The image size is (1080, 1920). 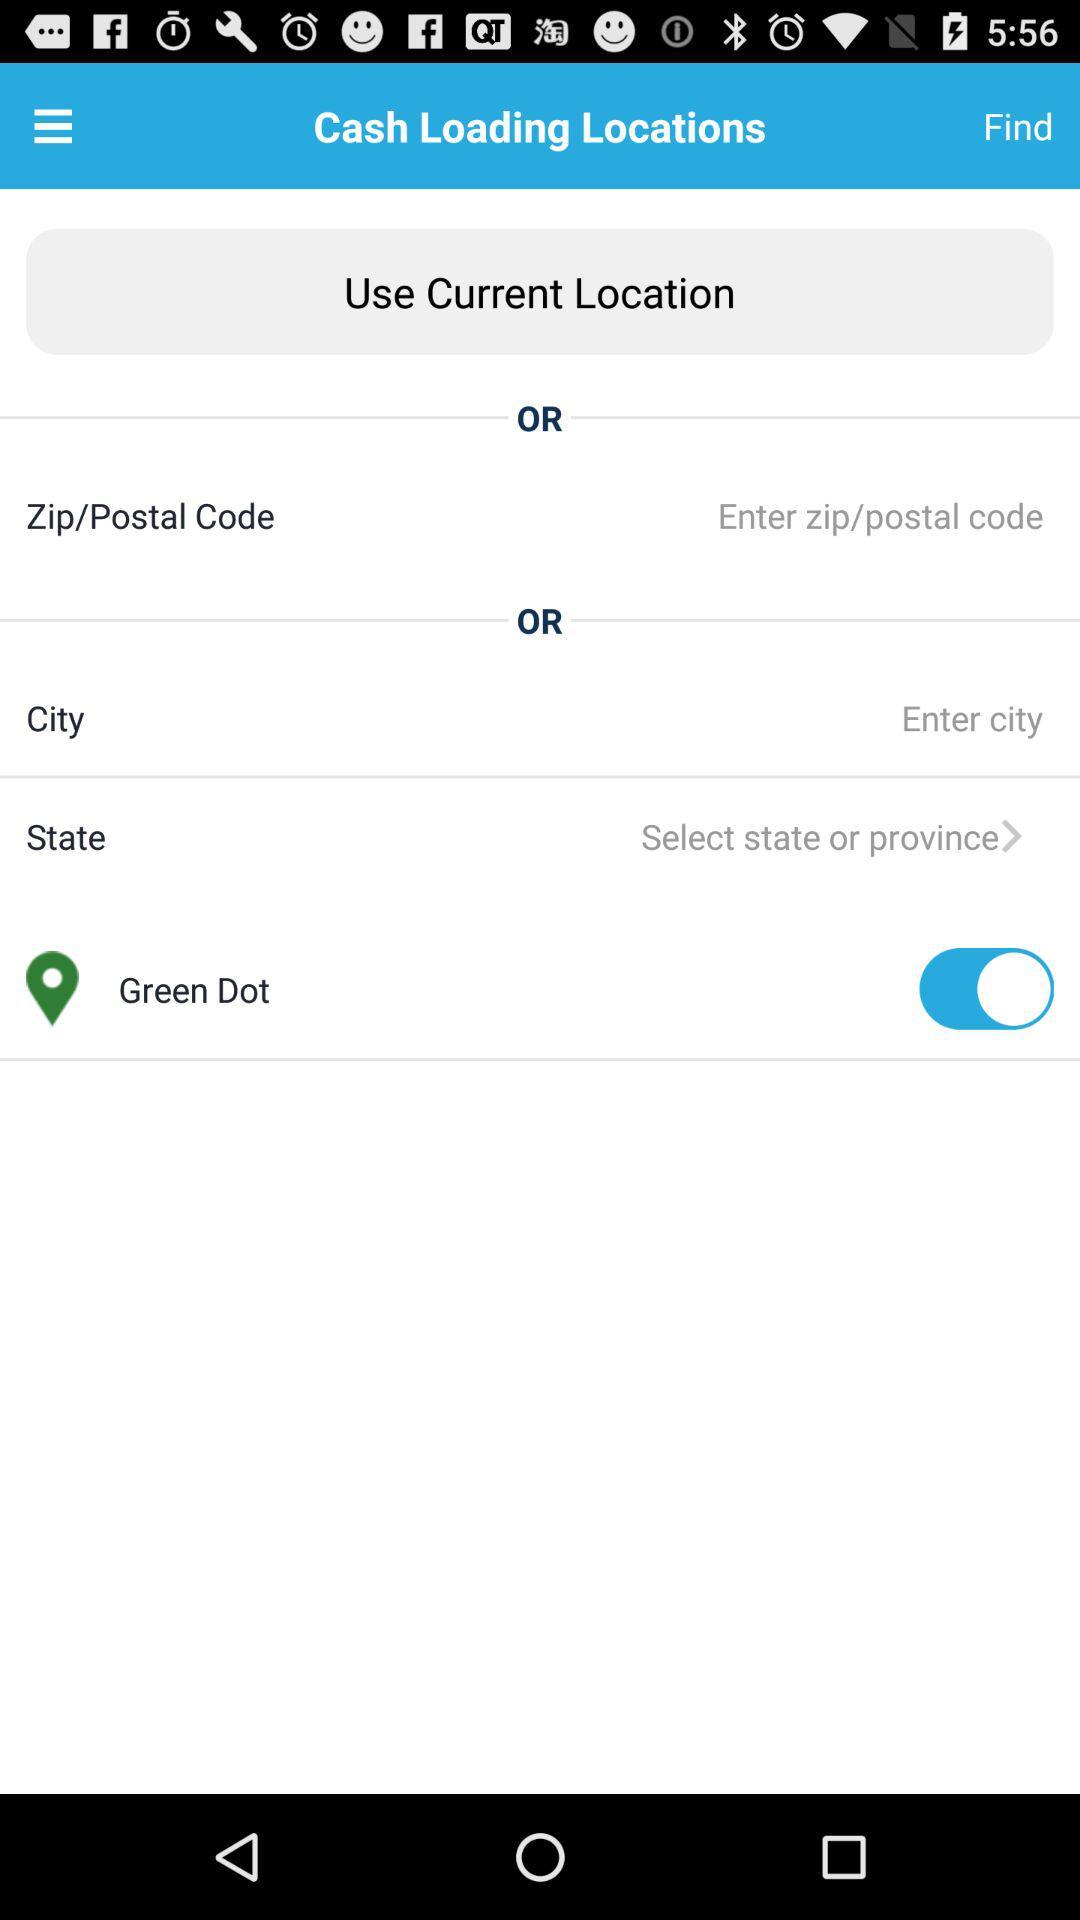 What do you see at coordinates (52, 124) in the screenshot?
I see `the item next to the cash loading locations item` at bounding box center [52, 124].